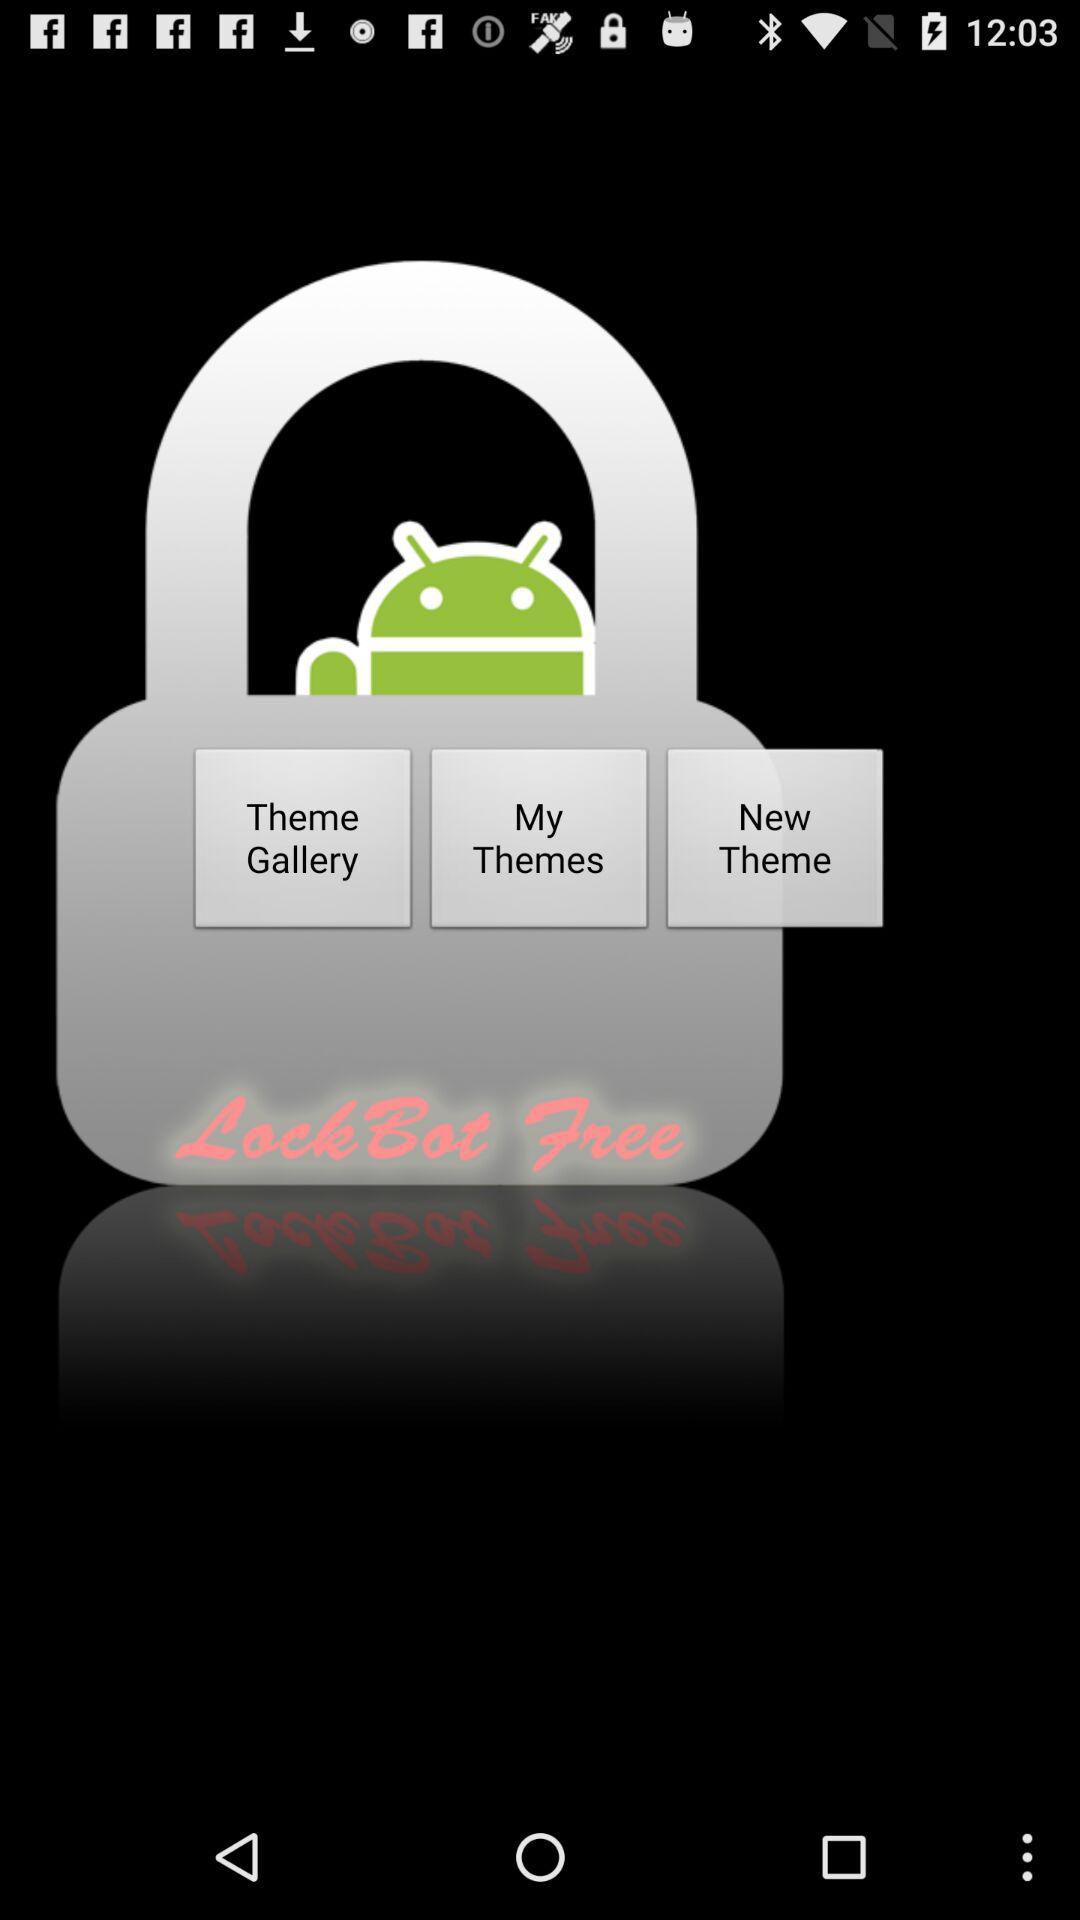  What do you see at coordinates (538, 844) in the screenshot?
I see `the item to the left of the new theme icon` at bounding box center [538, 844].